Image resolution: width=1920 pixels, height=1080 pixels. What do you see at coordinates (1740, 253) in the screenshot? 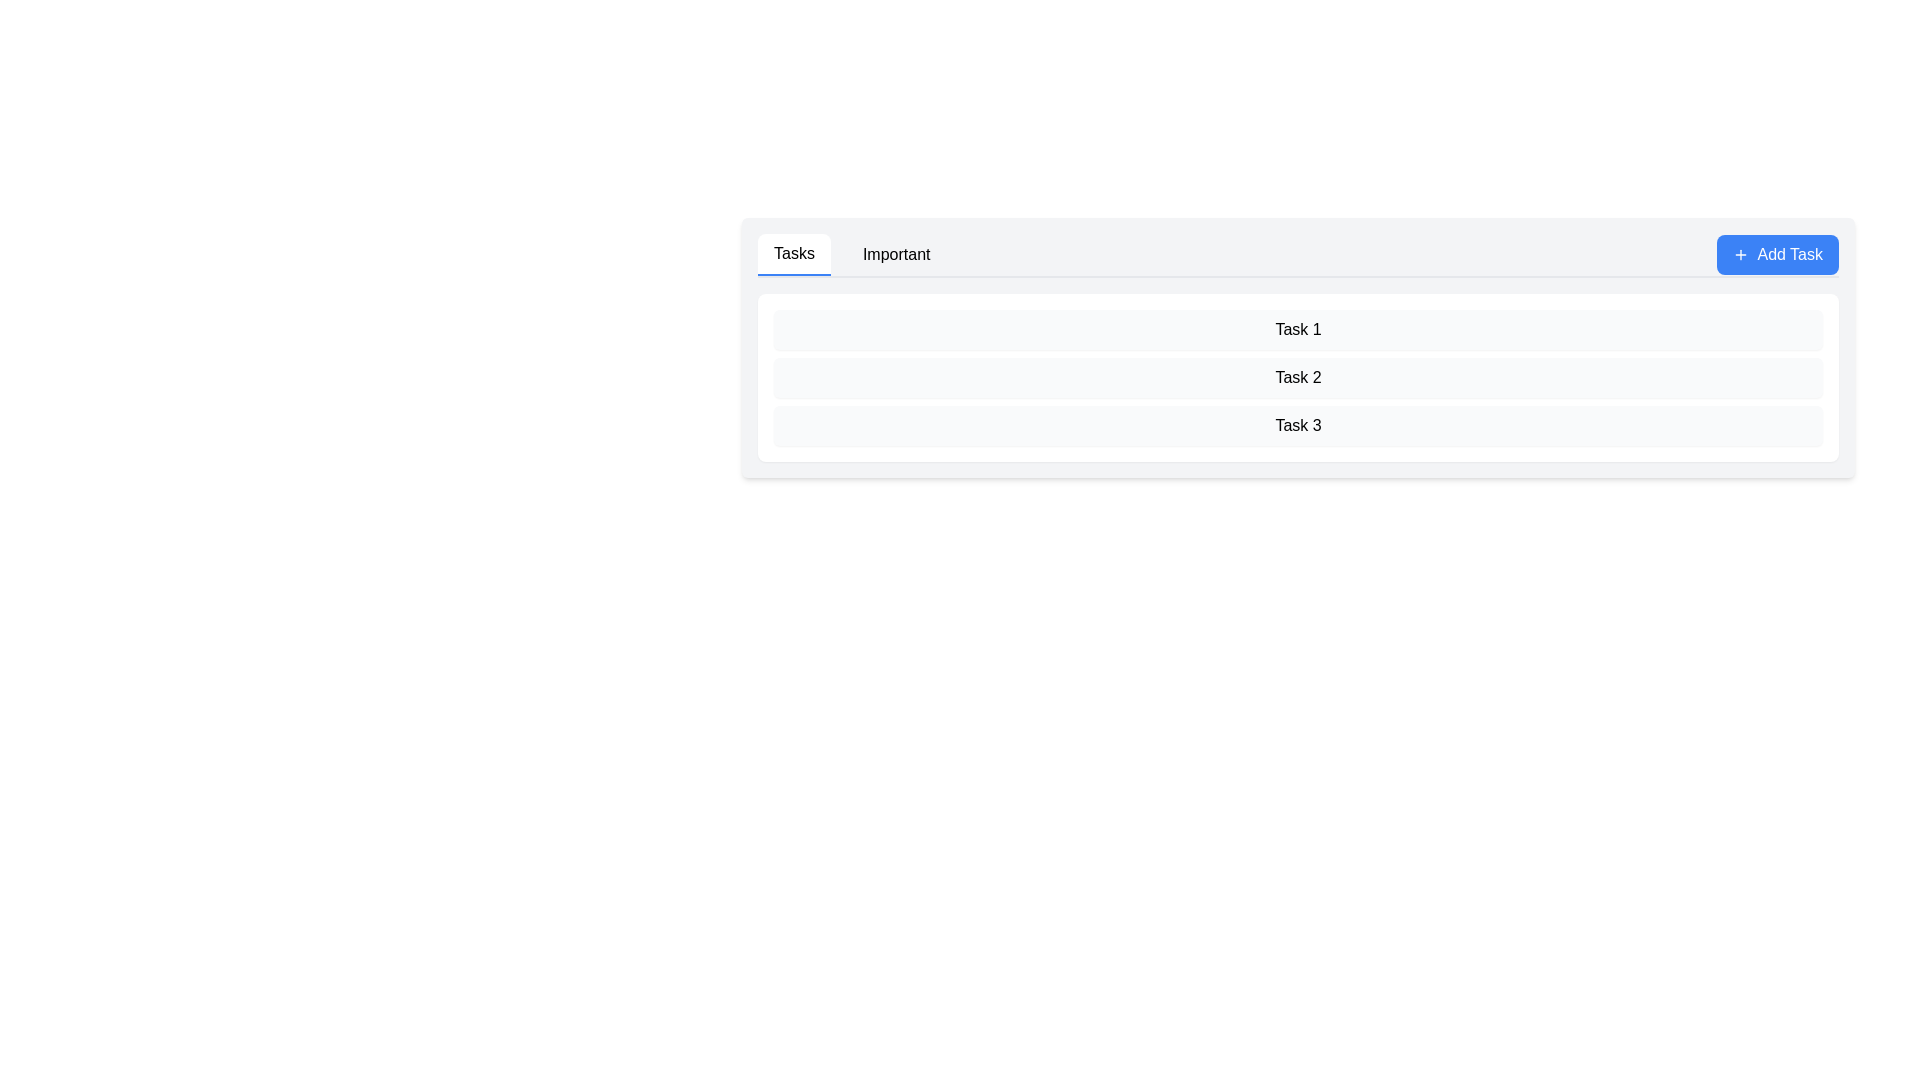
I see `the SVG icon on the left side of the 'Add Task' button, which is located in the top-right corner of the interface` at bounding box center [1740, 253].